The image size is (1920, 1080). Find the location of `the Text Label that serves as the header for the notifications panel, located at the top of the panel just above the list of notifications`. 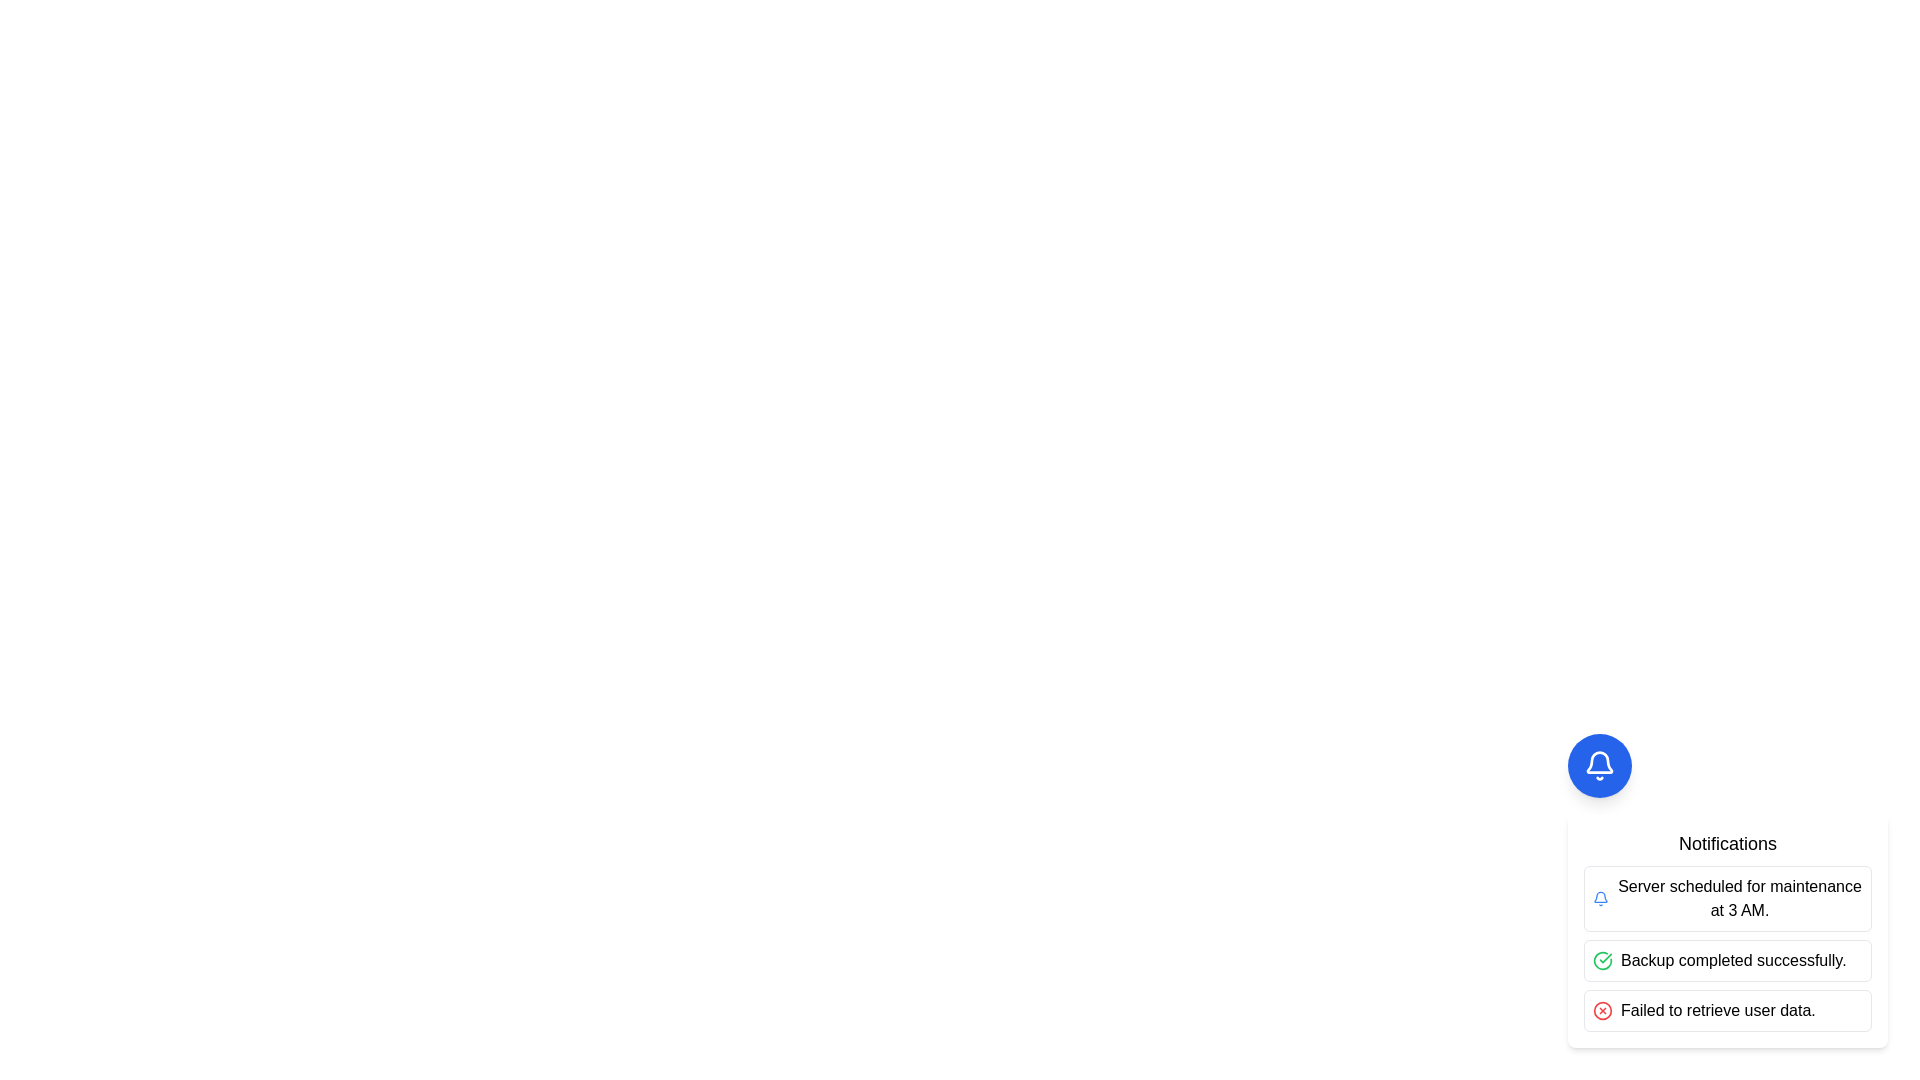

the Text Label that serves as the header for the notifications panel, located at the top of the panel just above the list of notifications is located at coordinates (1727, 844).